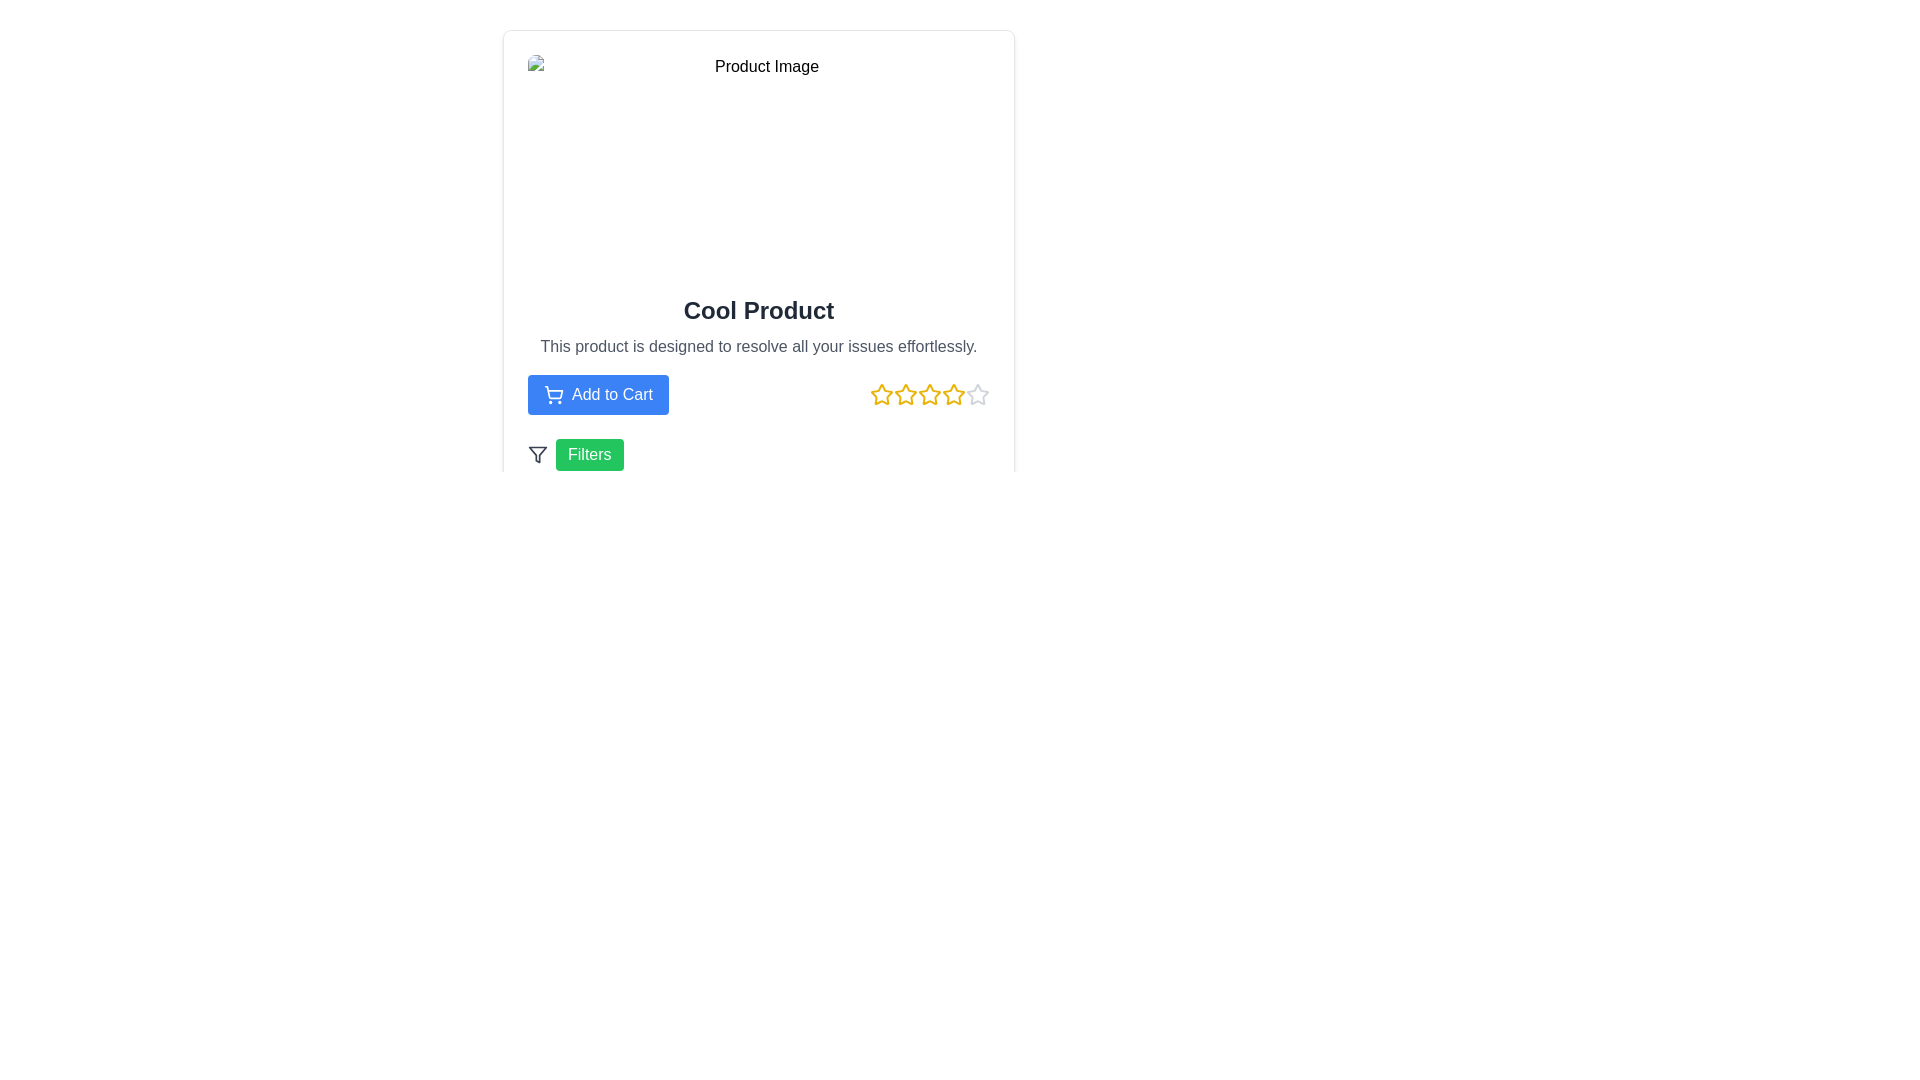  Describe the element at coordinates (757, 346) in the screenshot. I see `the descriptive text about the product's features located within the product display card beneath the title 'Cool Product'` at that location.